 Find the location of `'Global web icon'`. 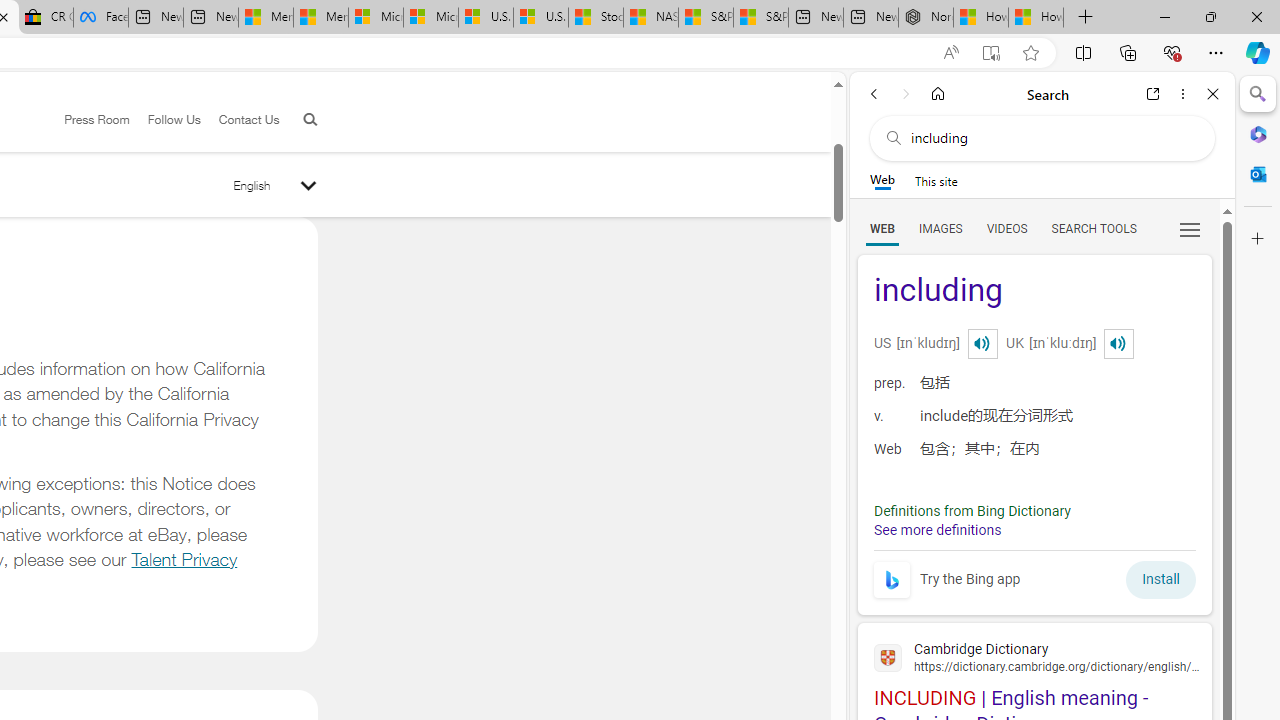

'Global web icon' is located at coordinates (887, 658).